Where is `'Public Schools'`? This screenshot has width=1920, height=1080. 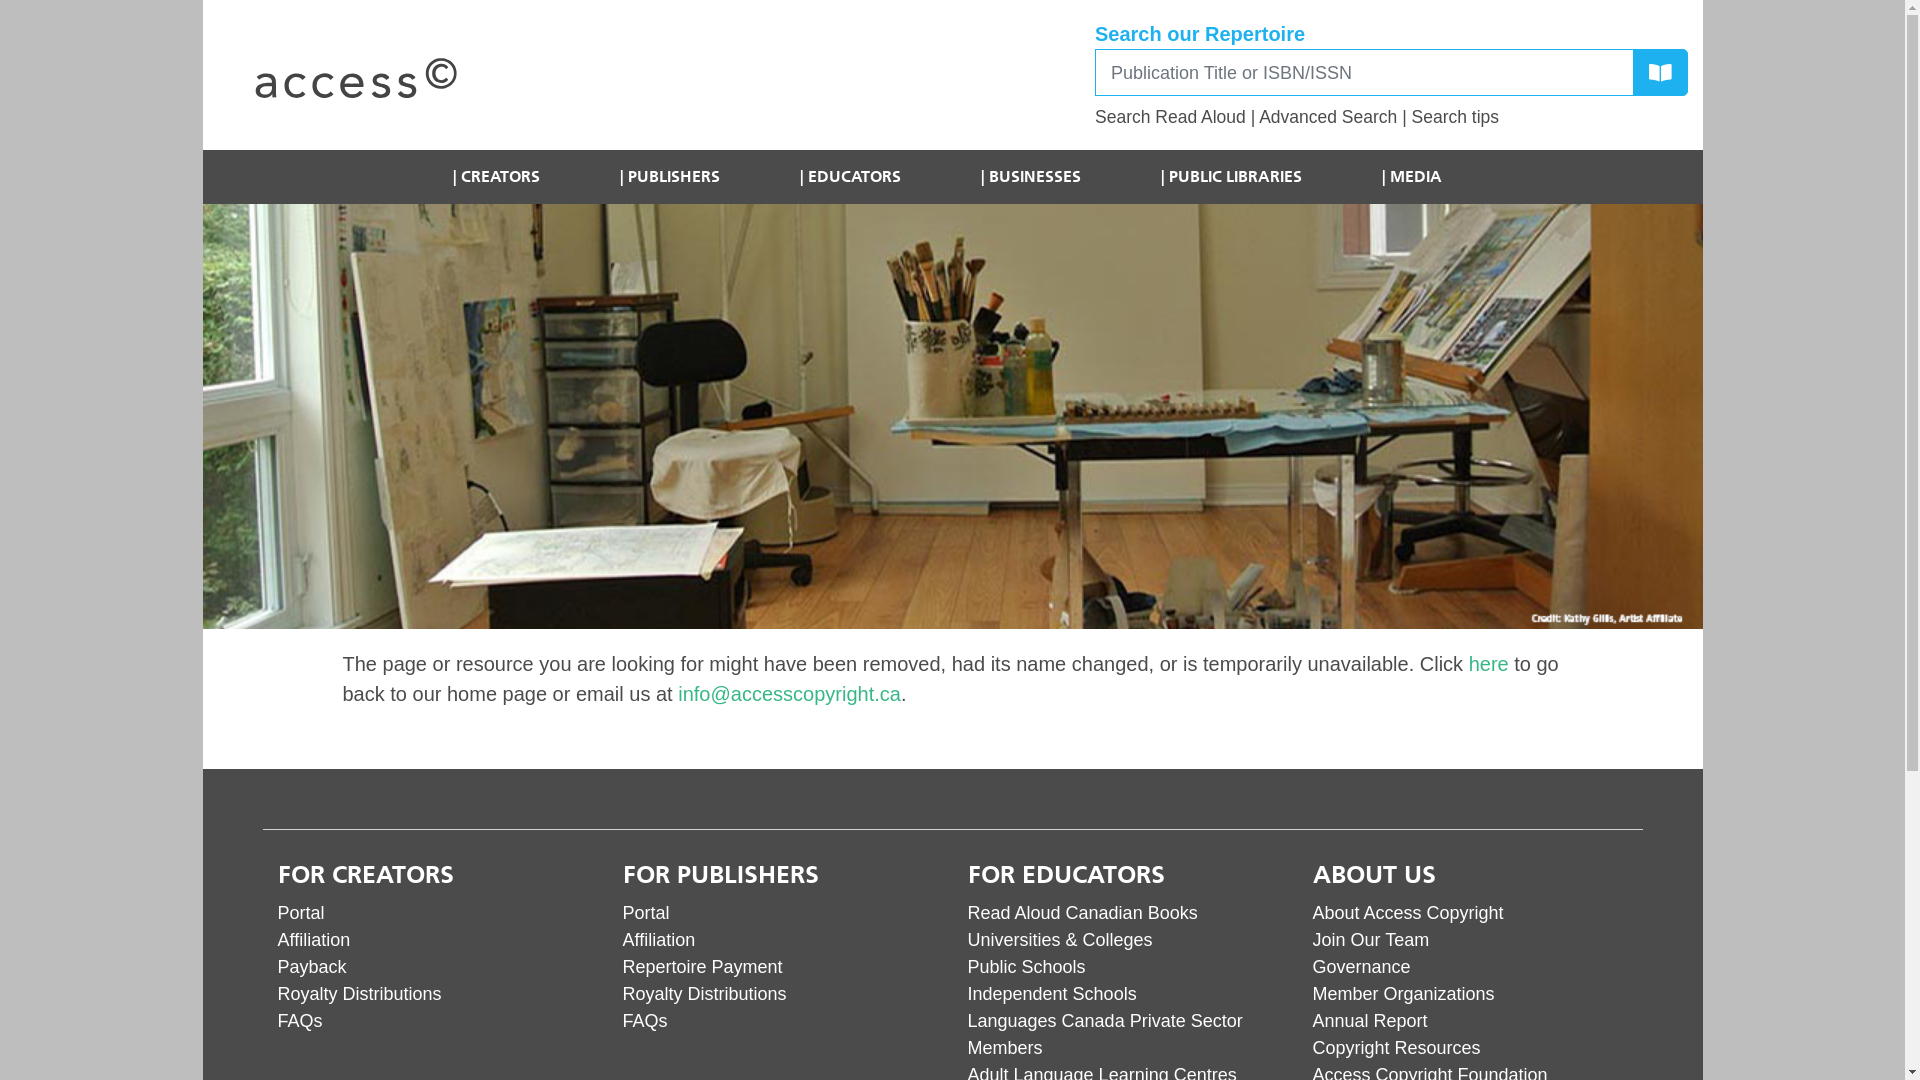
'Public Schools' is located at coordinates (1027, 966).